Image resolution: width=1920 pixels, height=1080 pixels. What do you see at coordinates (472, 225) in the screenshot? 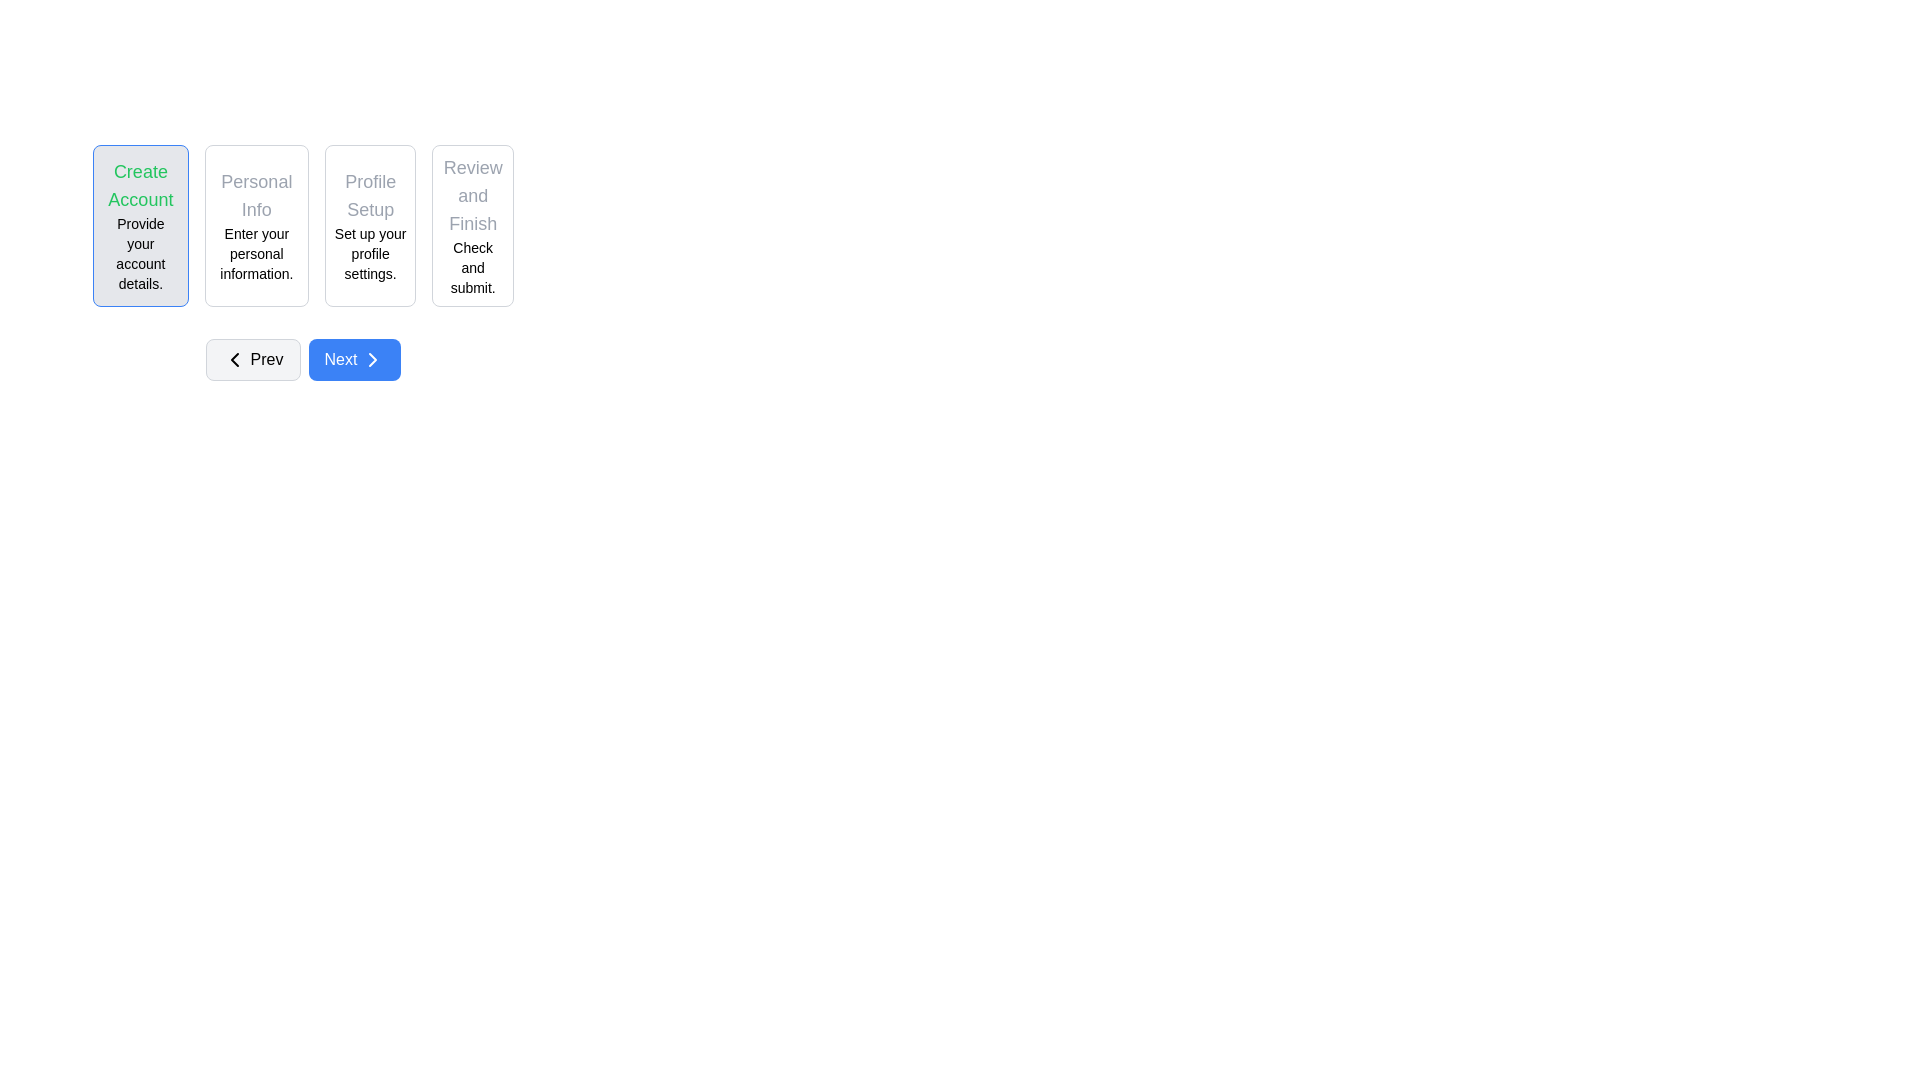
I see `the fourth and final rectangular button labeled 'Review and Finish'` at bounding box center [472, 225].